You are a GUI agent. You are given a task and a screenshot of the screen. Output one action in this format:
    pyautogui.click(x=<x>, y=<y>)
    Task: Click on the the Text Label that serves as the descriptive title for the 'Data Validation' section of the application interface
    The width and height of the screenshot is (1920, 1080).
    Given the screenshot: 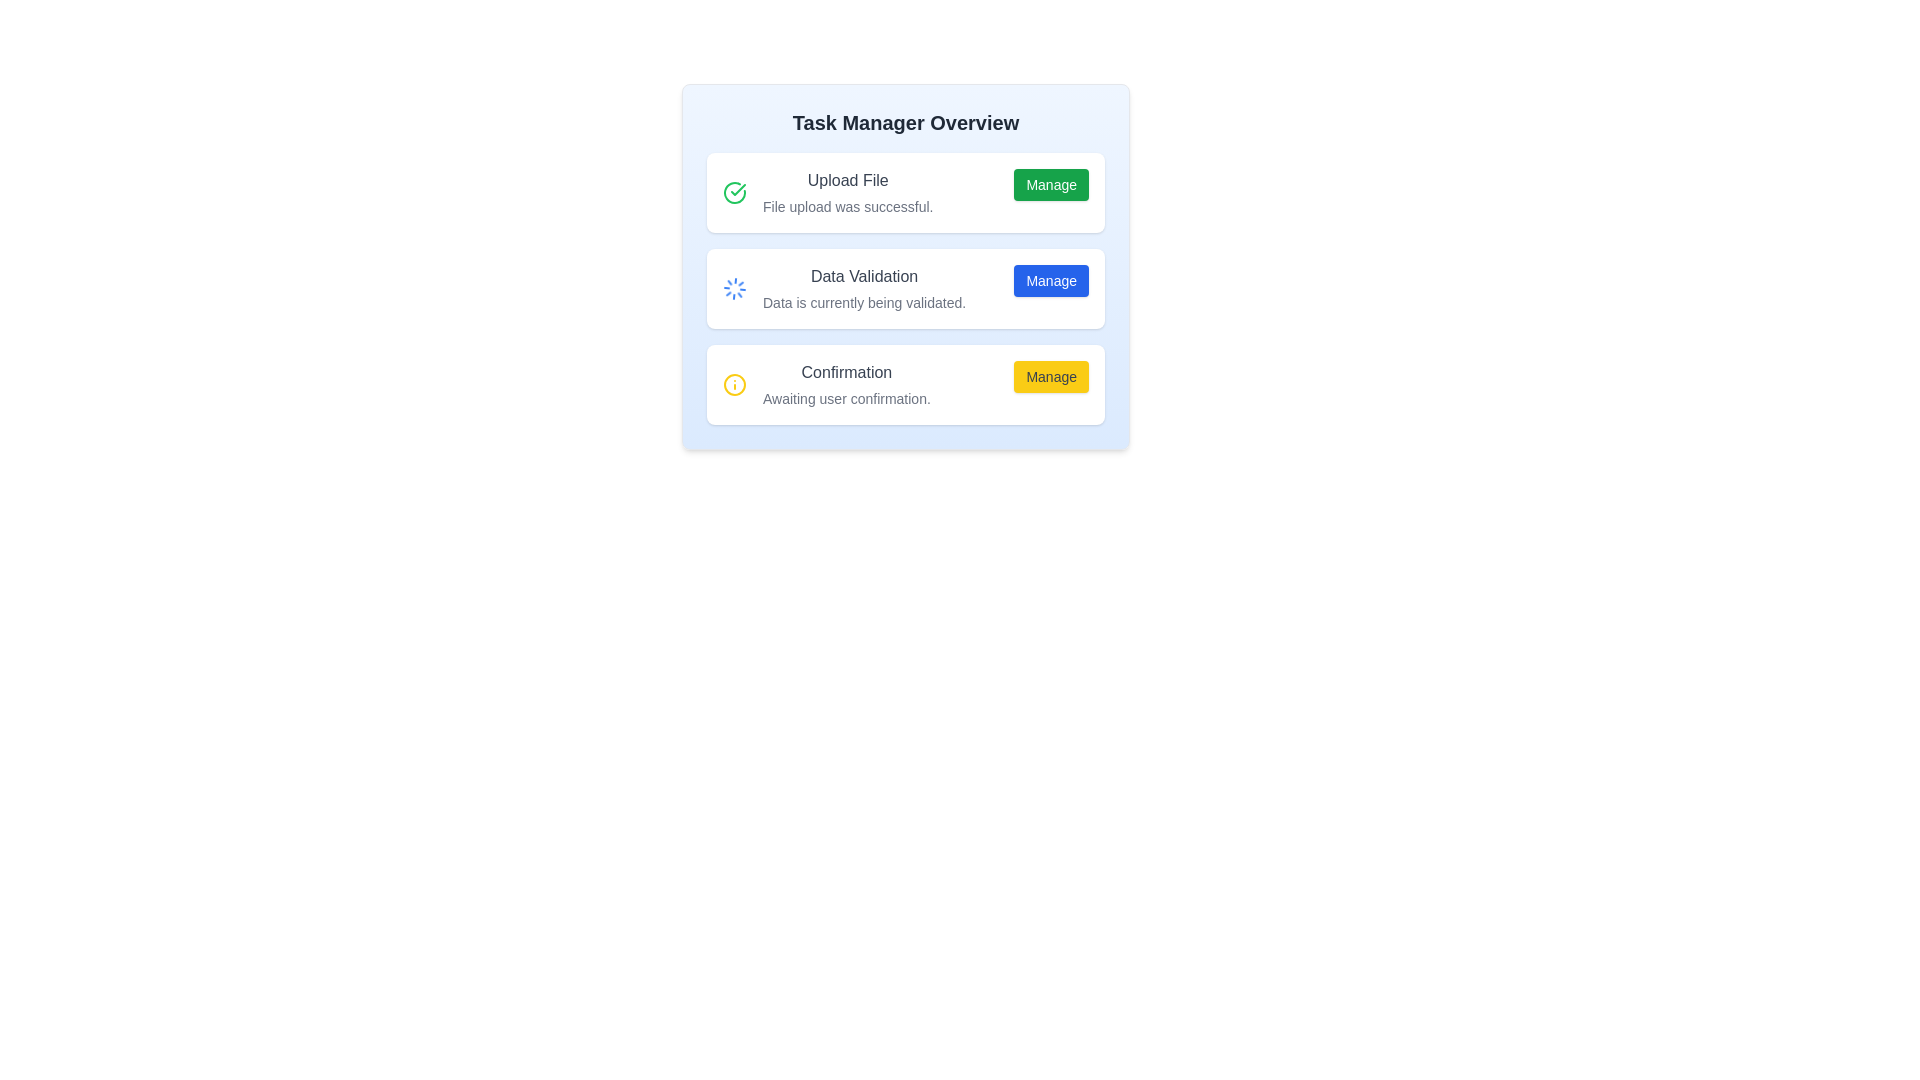 What is the action you would take?
    pyautogui.click(x=864, y=277)
    